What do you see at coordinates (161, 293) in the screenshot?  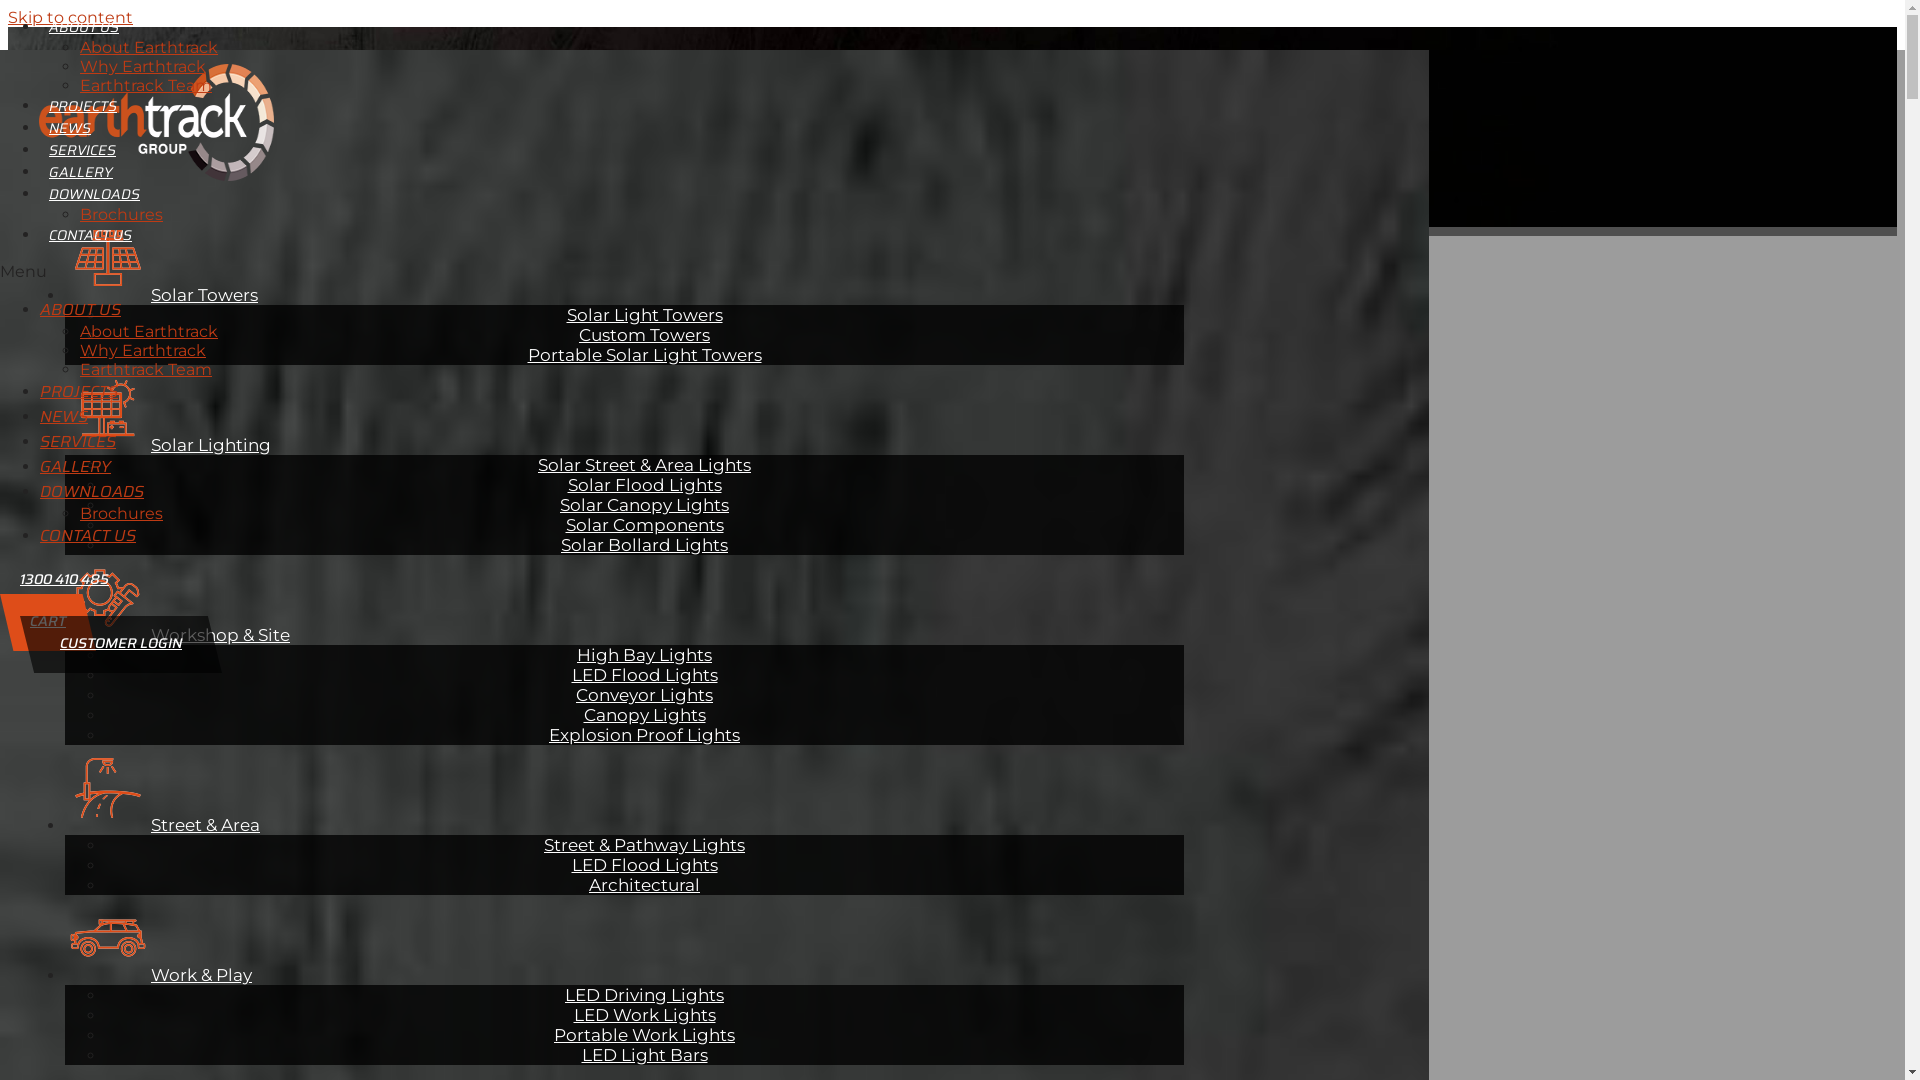 I see `'Solar Towers'` at bounding box center [161, 293].